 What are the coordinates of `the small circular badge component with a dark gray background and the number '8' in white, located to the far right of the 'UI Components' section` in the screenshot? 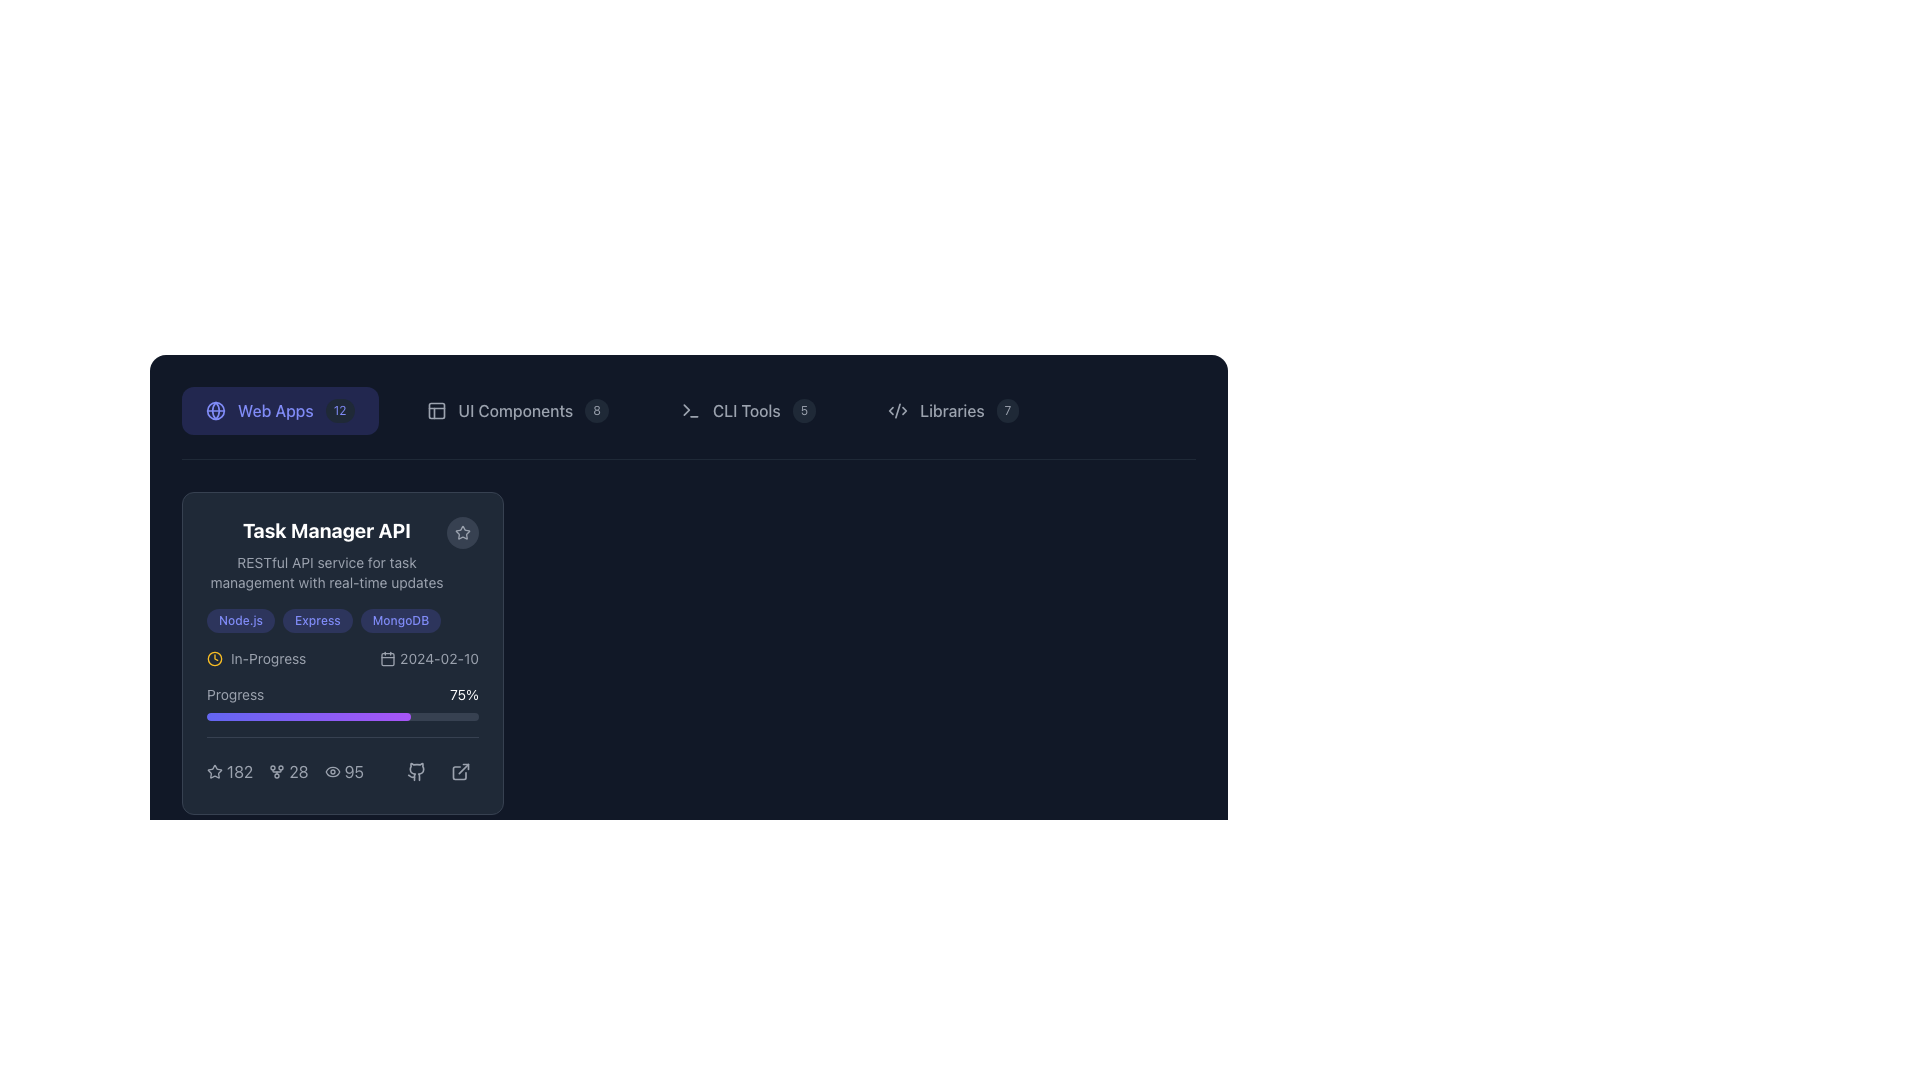 It's located at (596, 410).